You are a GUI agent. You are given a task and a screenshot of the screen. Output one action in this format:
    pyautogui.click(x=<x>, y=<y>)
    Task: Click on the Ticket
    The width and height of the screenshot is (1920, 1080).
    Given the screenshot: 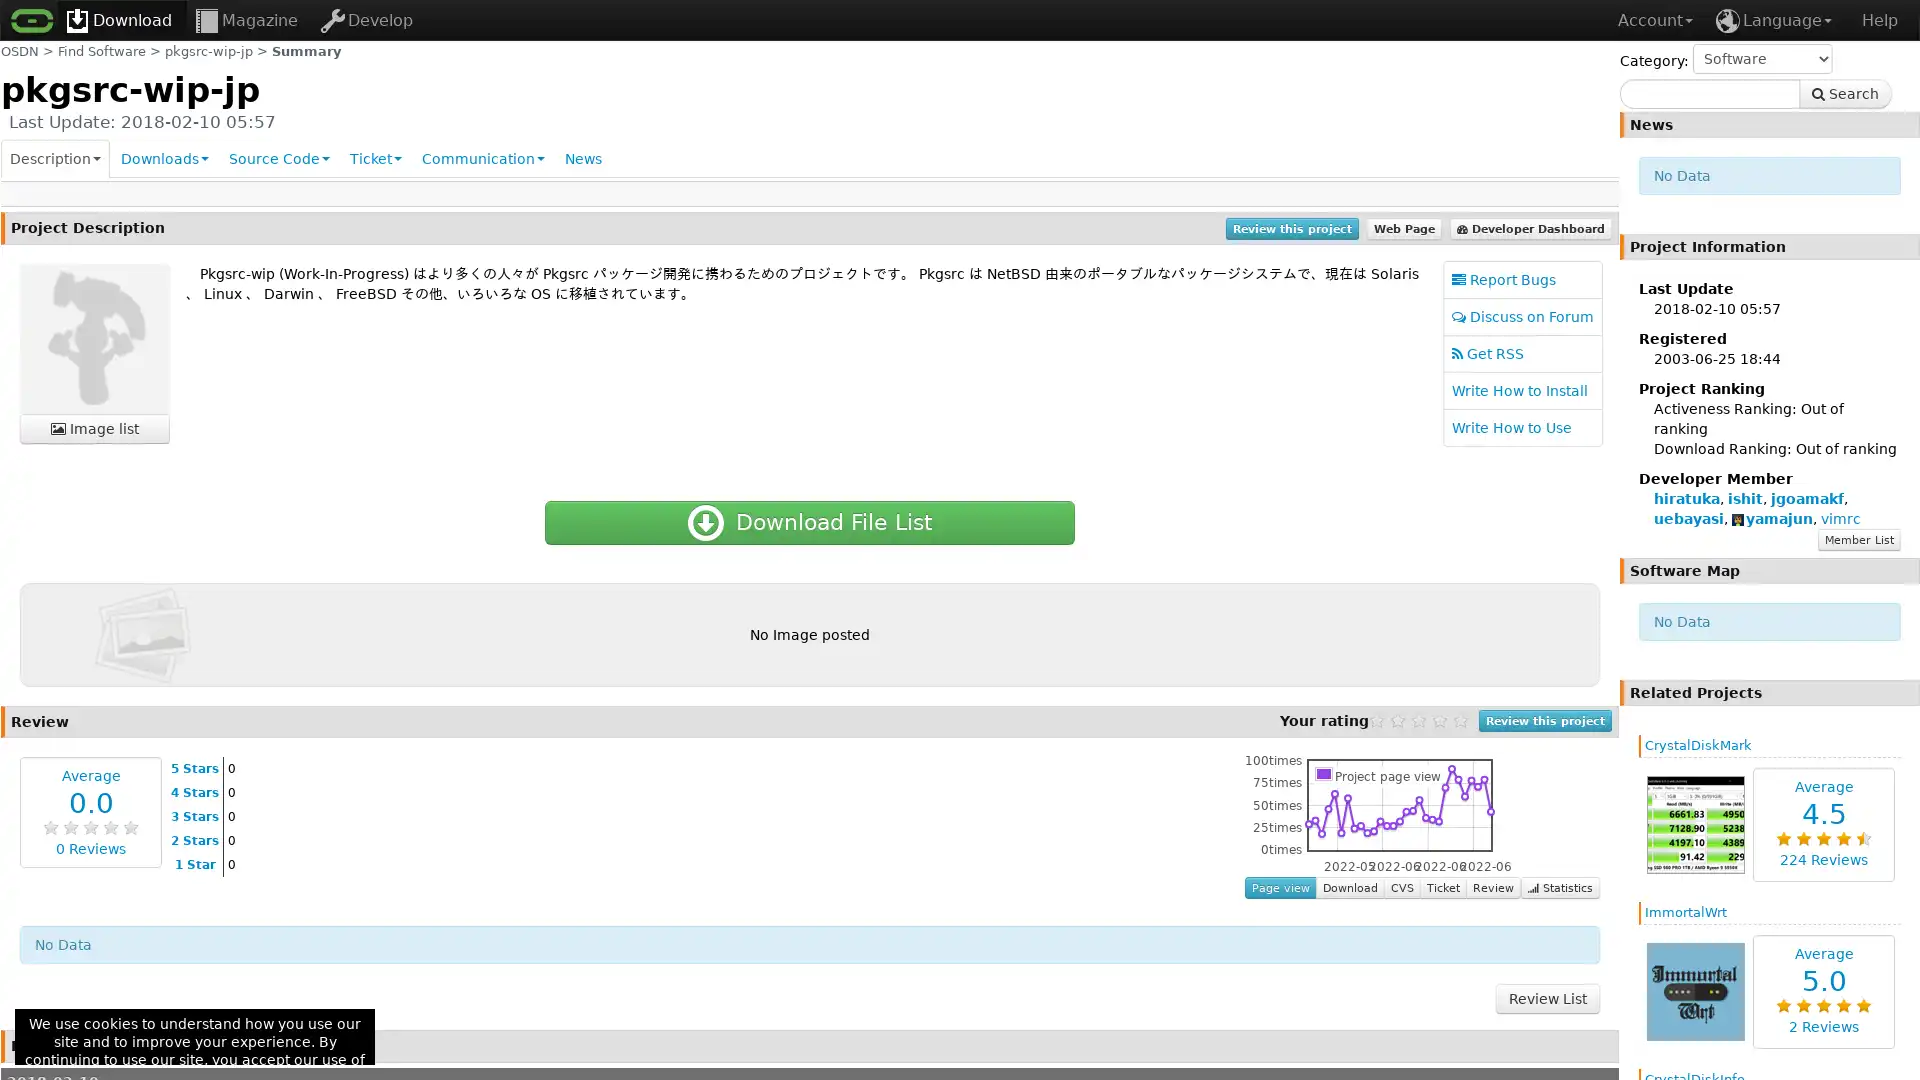 What is the action you would take?
    pyautogui.click(x=1443, y=886)
    